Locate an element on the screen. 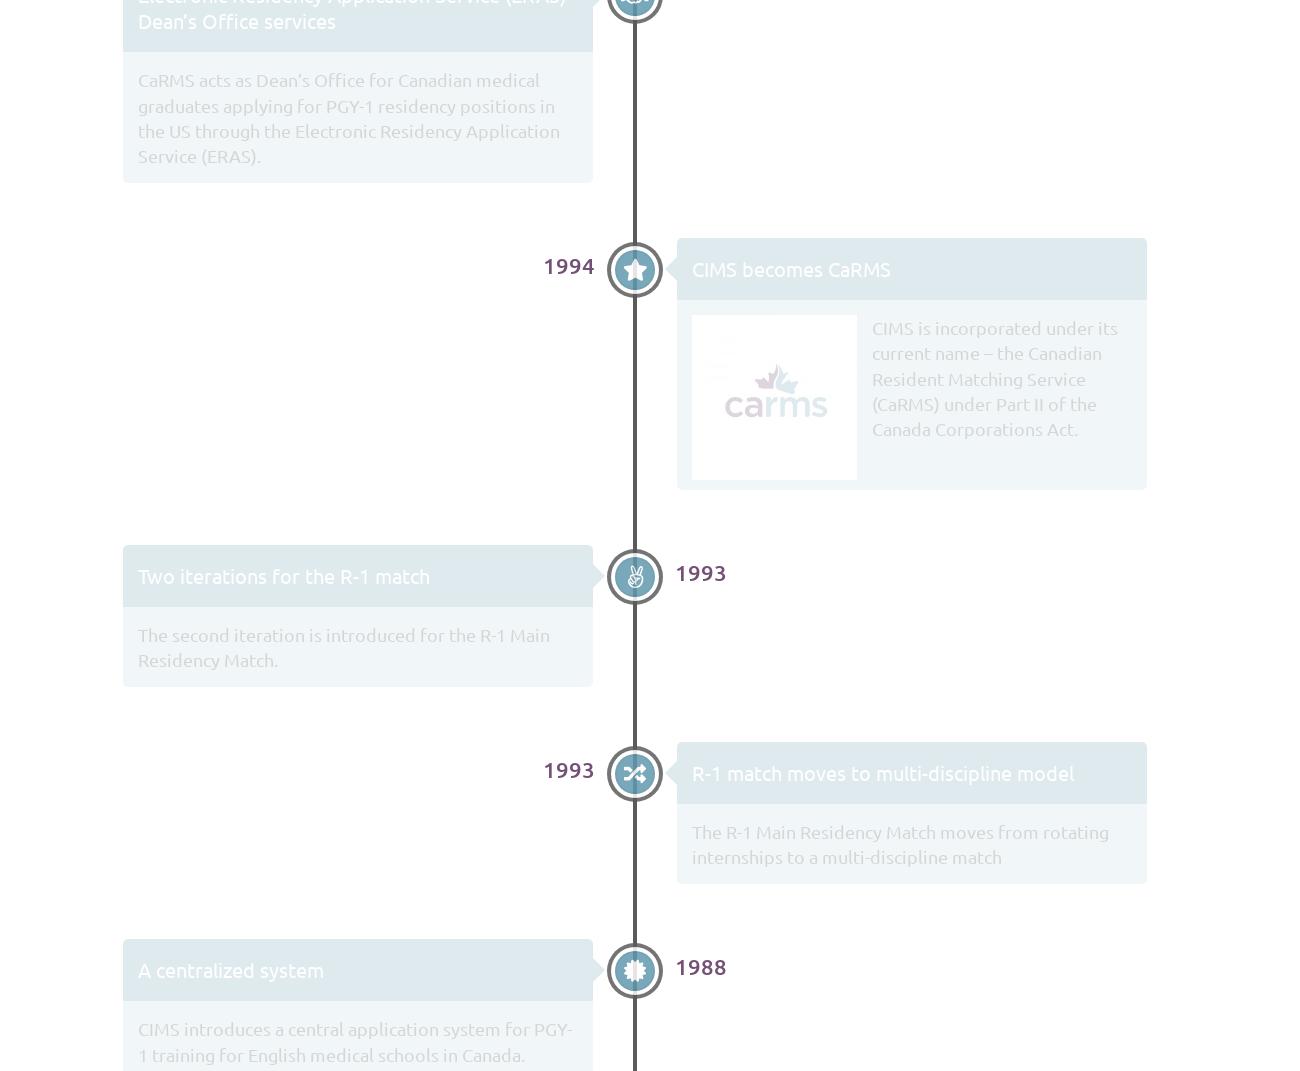  'R-1 match moves to multi-discipline model' is located at coordinates (690, 771).